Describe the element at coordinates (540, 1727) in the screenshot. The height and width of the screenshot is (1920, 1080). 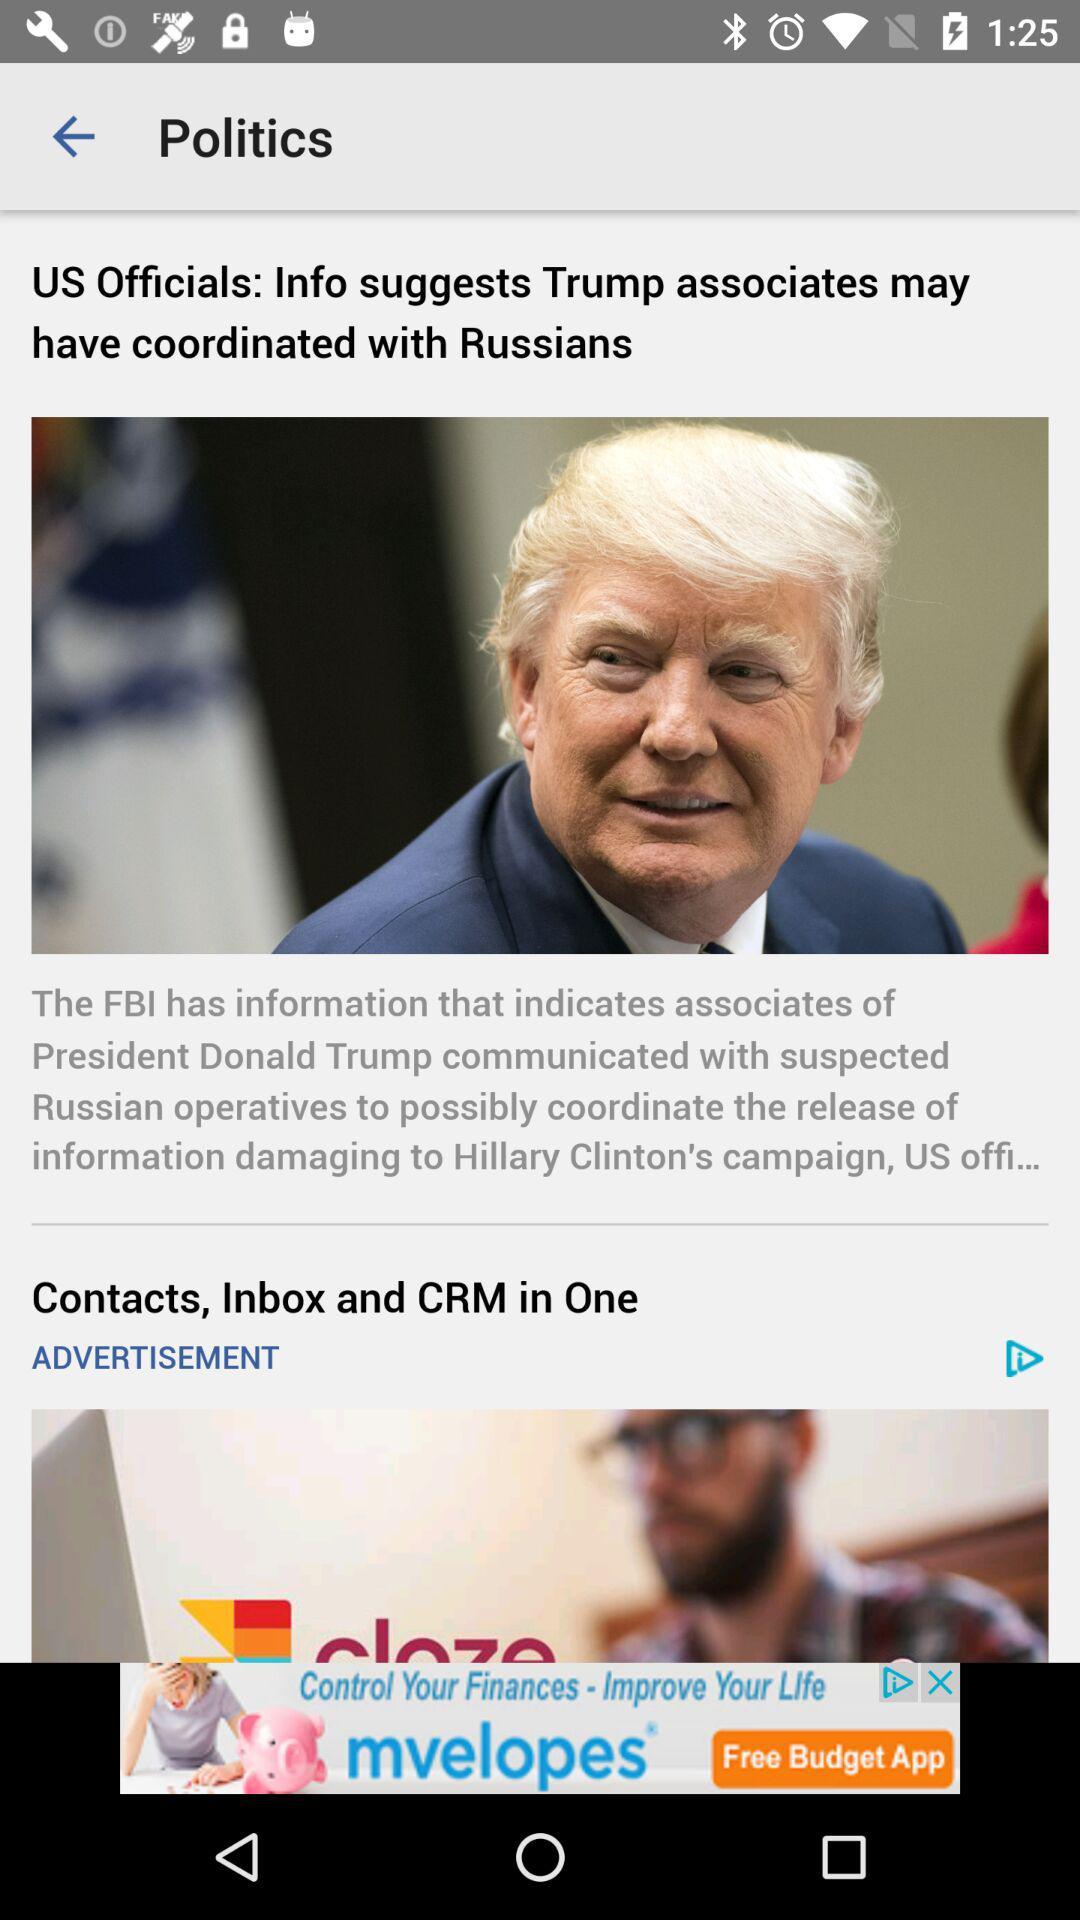
I see `advertisement` at that location.